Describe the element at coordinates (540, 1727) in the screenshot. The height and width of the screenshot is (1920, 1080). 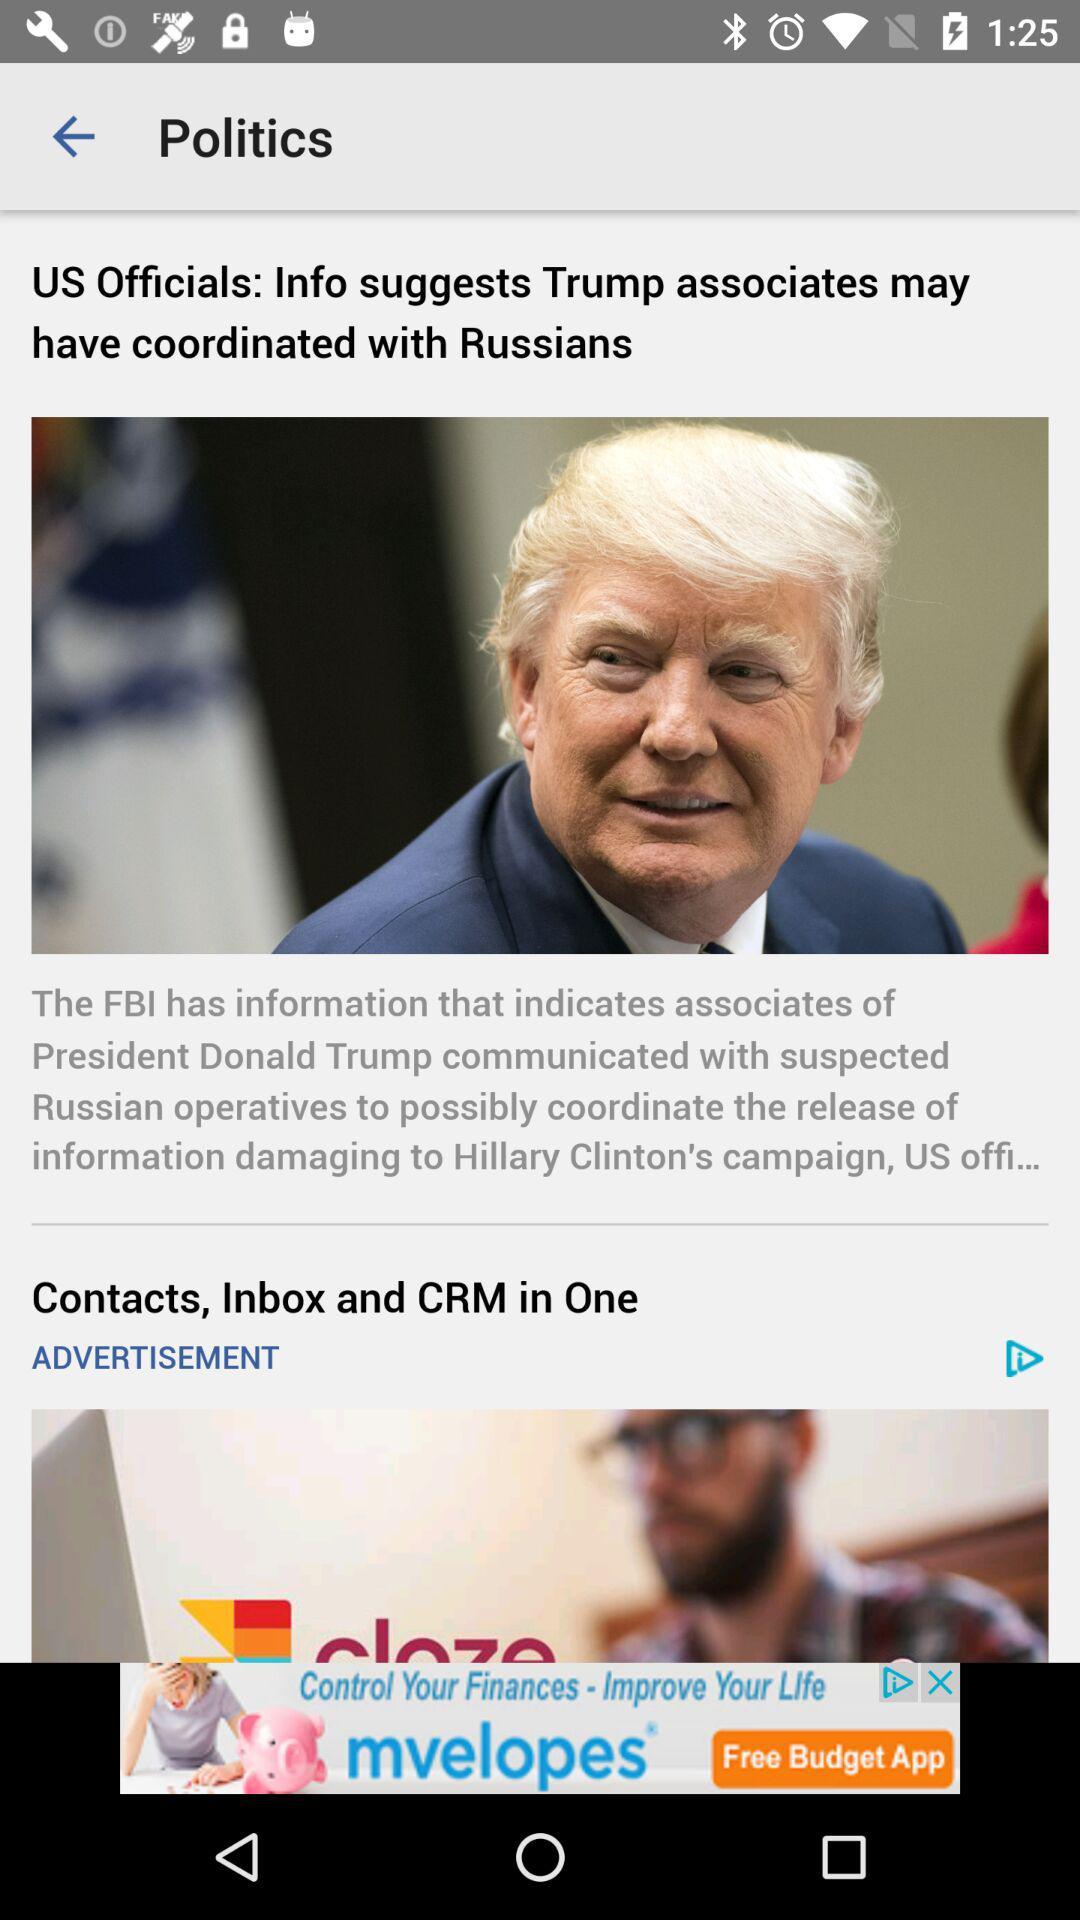
I see `advertisement` at that location.